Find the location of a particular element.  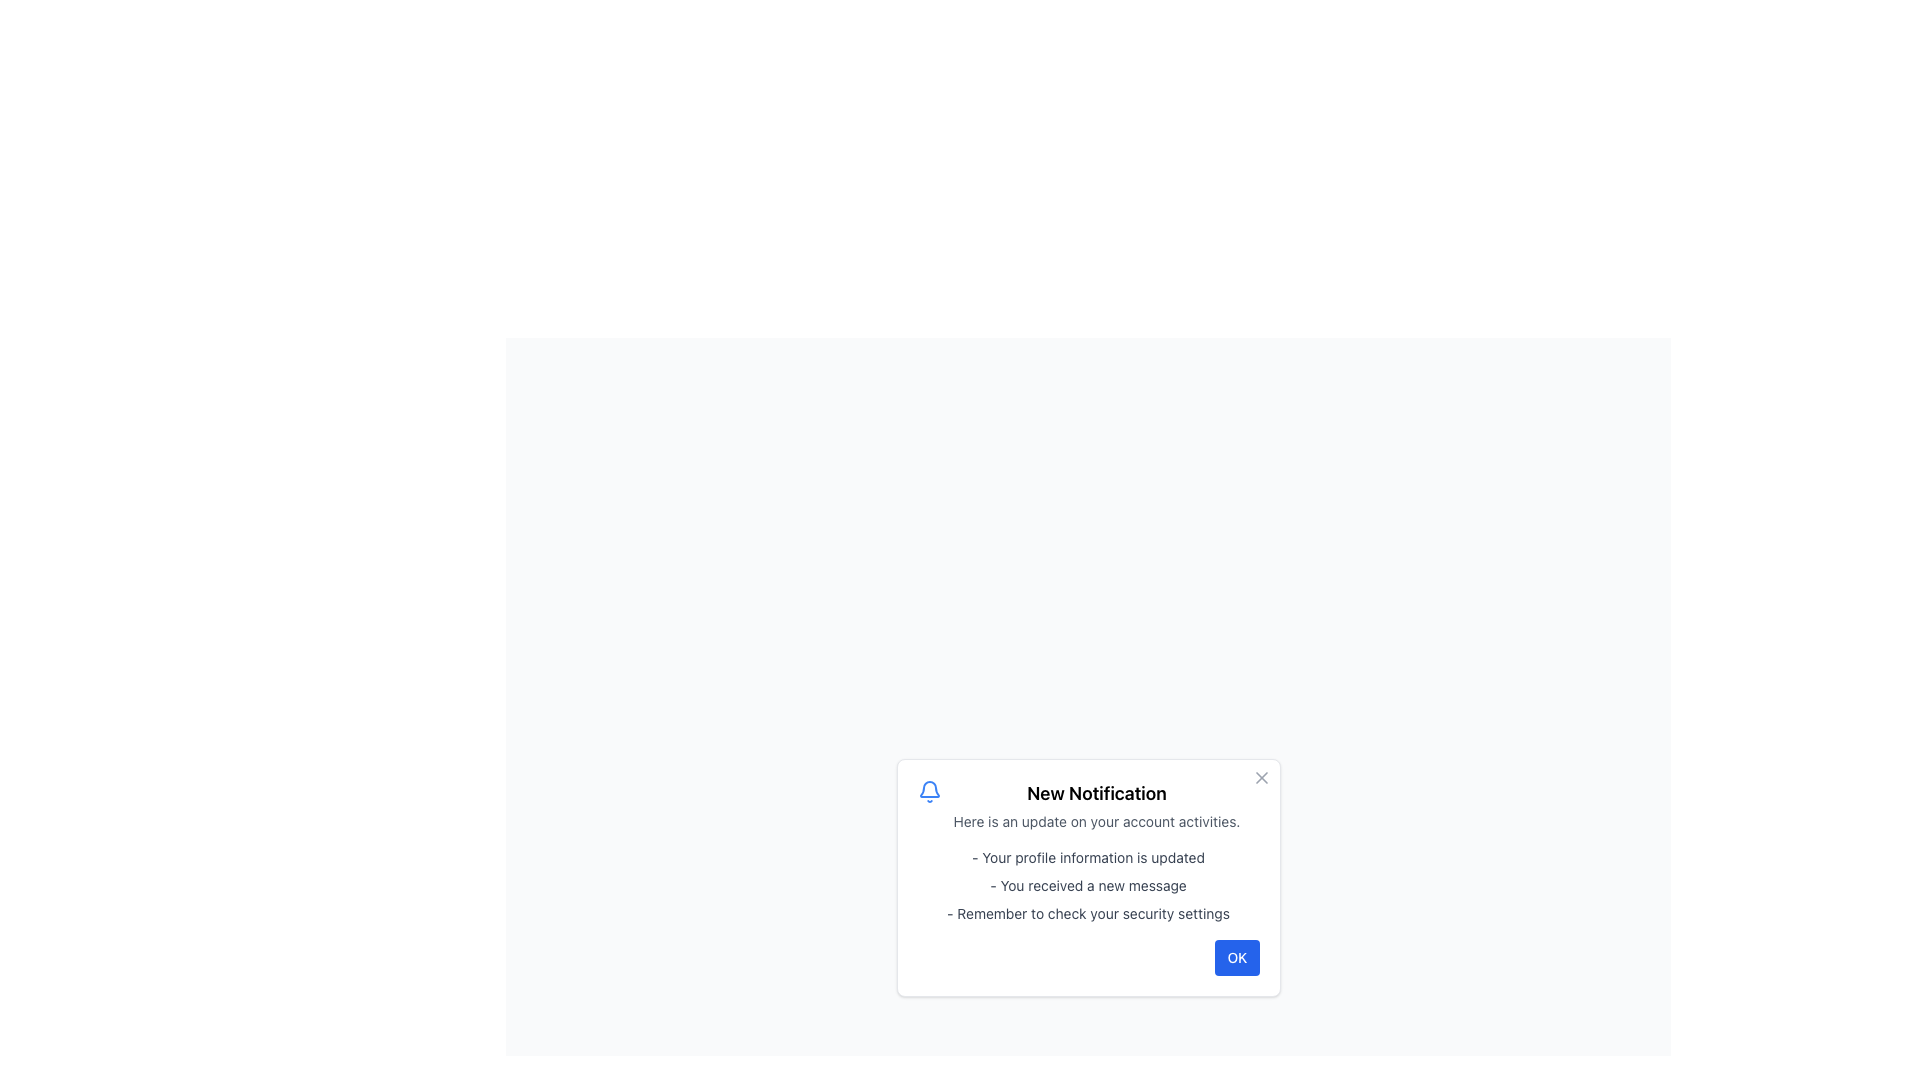

the 'OK' button with a blue background and white text located in the bottom-right corner of the notification dialog box is located at coordinates (1236, 956).